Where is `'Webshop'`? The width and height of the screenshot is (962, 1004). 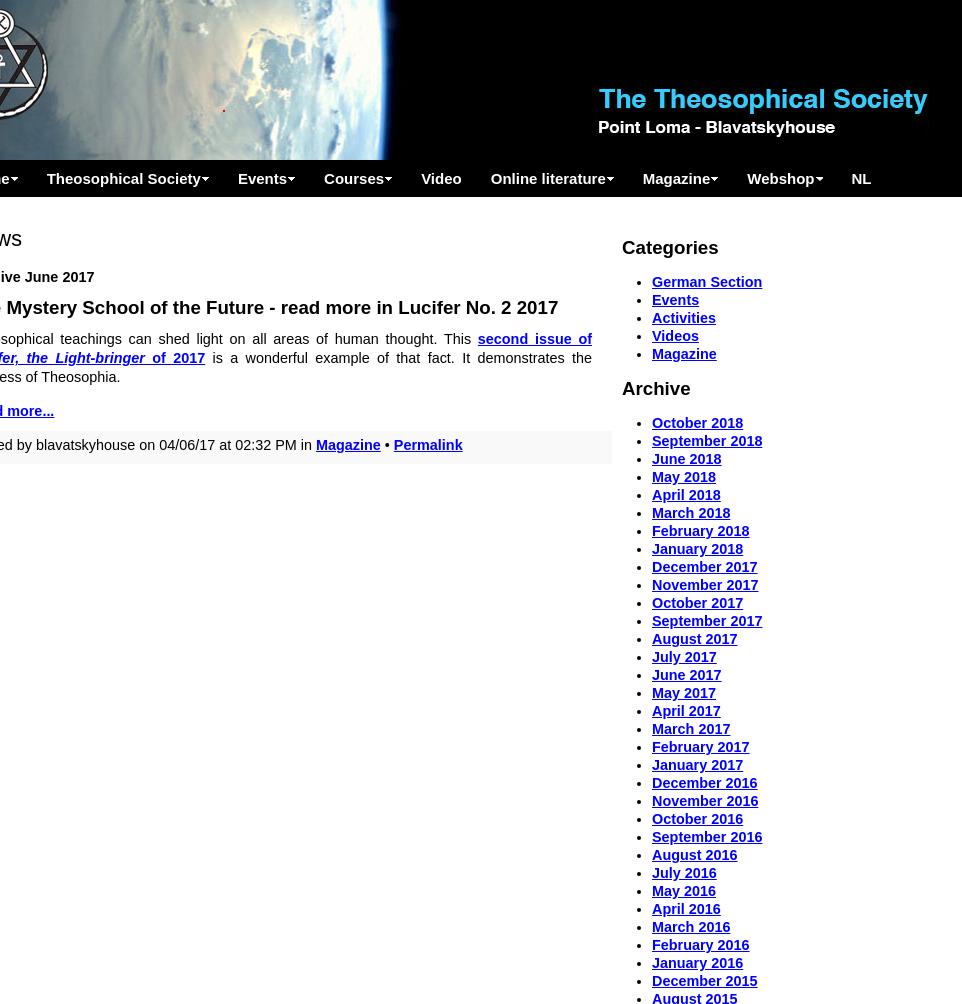 'Webshop' is located at coordinates (746, 177).